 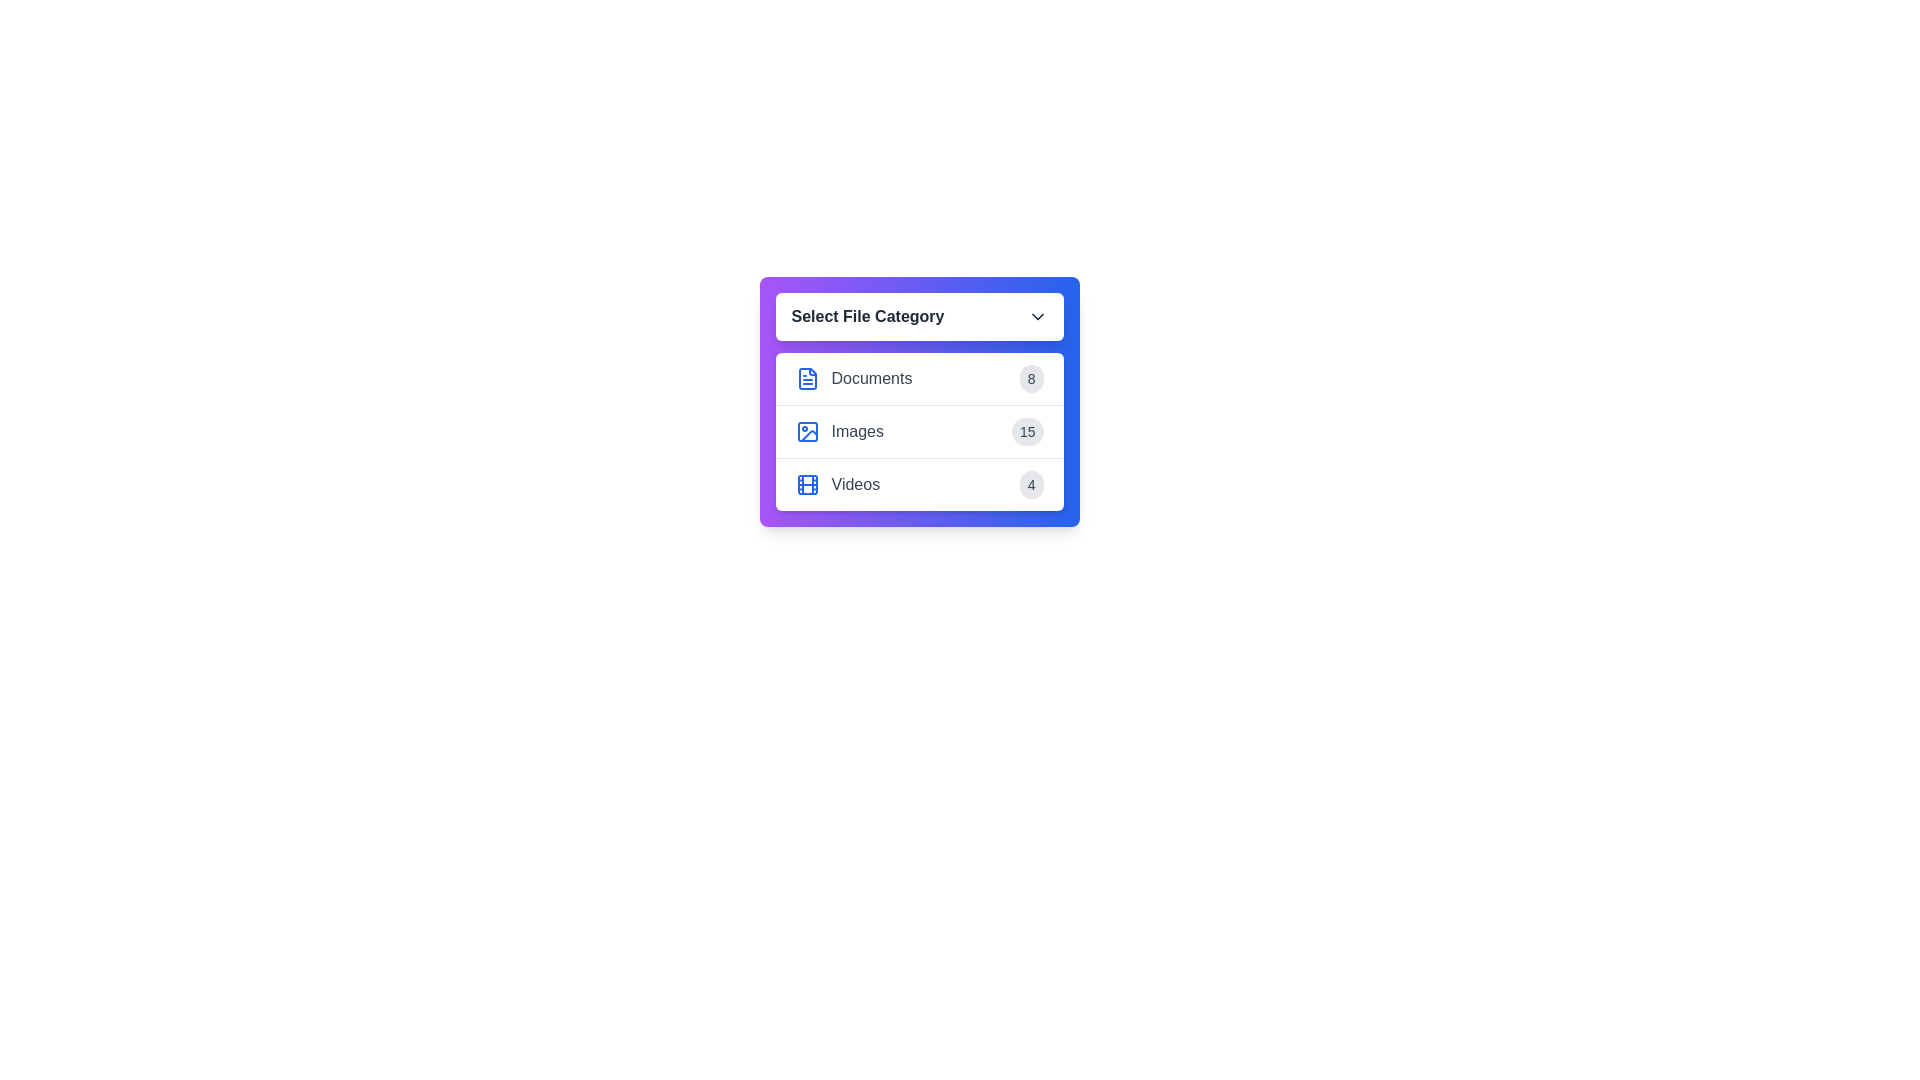 I want to click on value represented by the badge with the text '8', which is a small, pill-shaped badge located to the right of the 'Documents' label, so click(x=1031, y=378).